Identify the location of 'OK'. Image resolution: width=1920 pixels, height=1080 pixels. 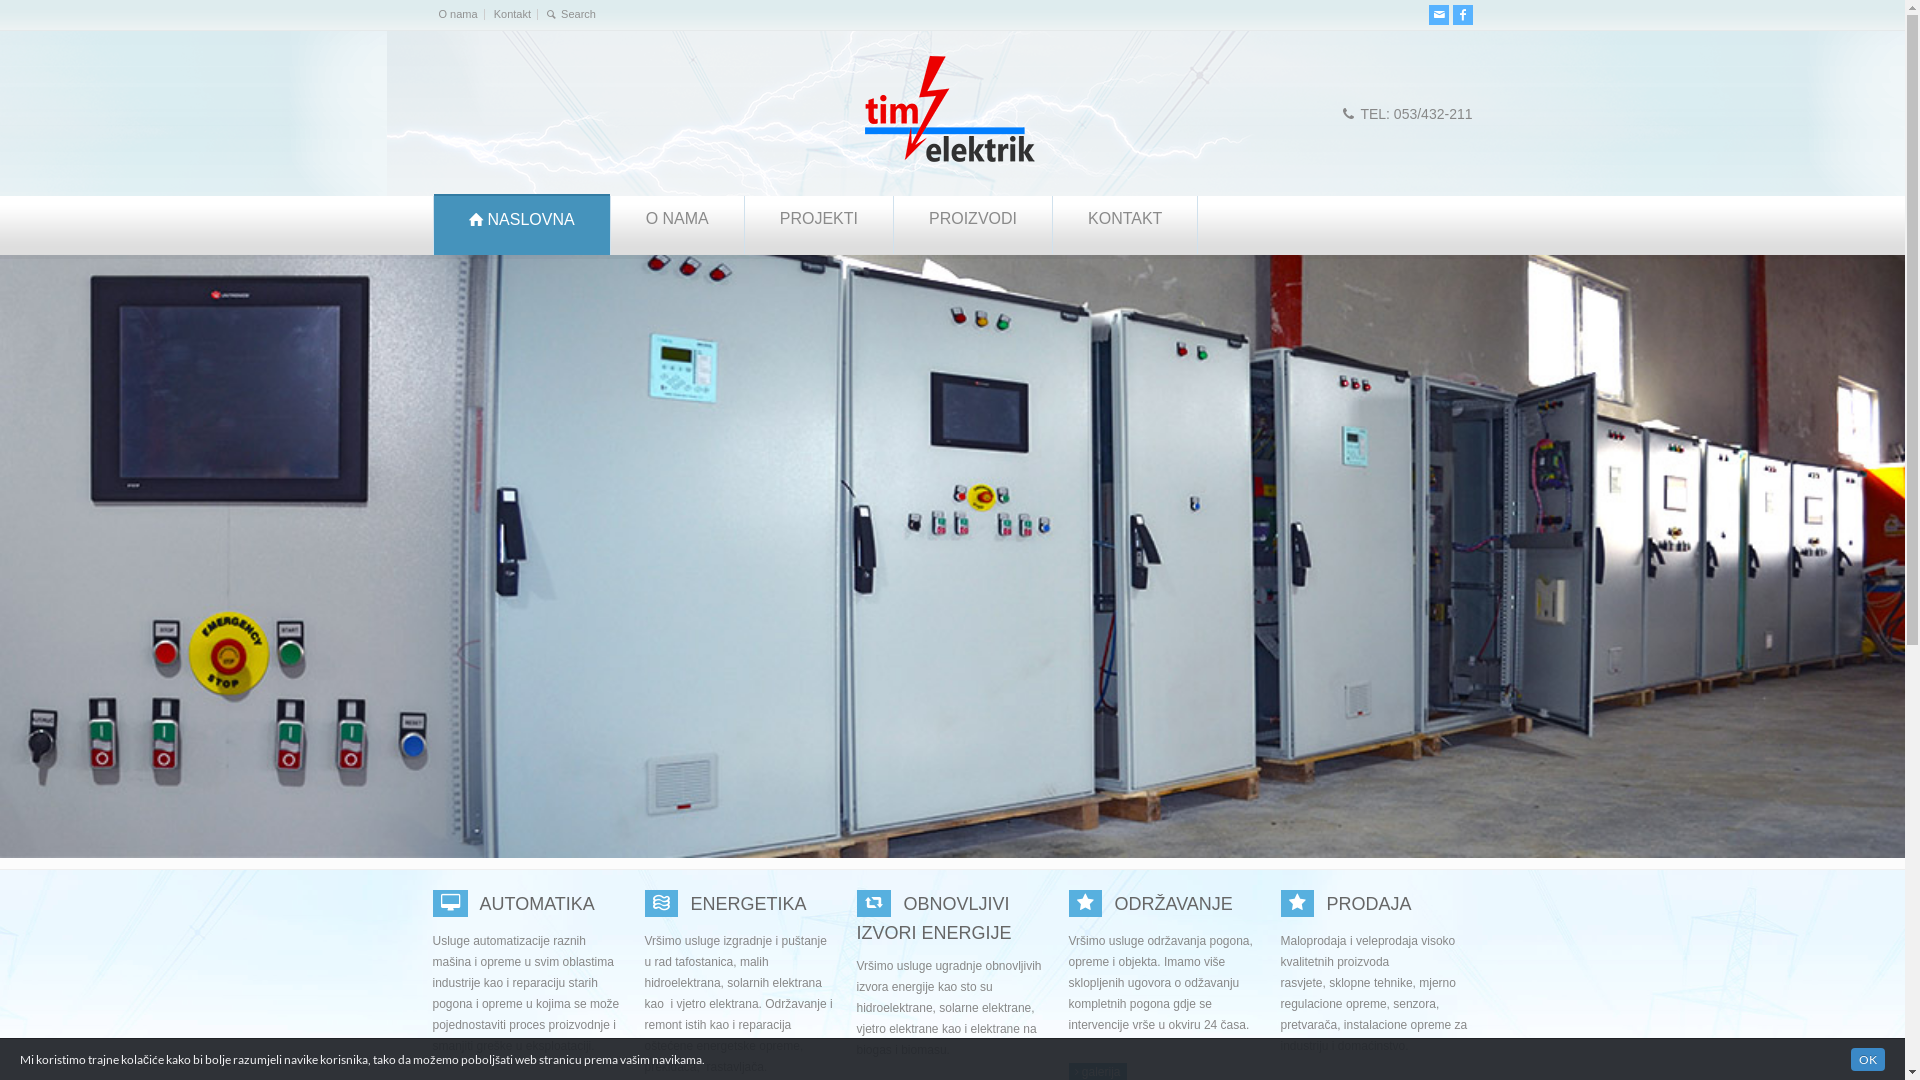
(1866, 1058).